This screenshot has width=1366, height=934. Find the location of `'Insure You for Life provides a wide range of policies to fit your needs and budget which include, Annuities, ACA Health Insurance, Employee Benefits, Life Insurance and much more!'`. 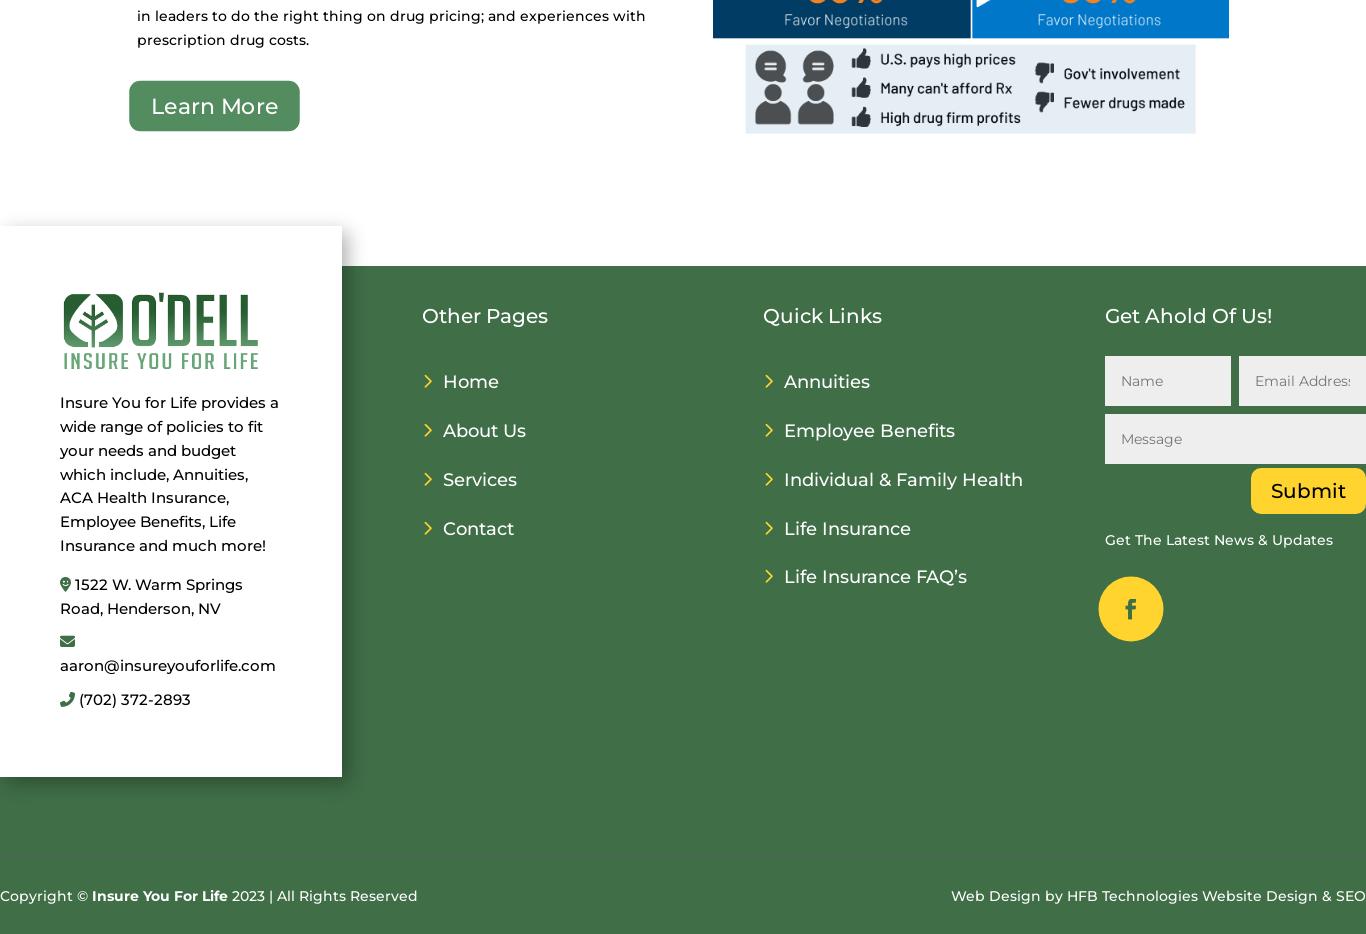

'Insure You for Life provides a wide range of policies to fit your needs and budget which include, Annuities, ACA Health Insurance, Employee Benefits, Life Insurance and much more!' is located at coordinates (59, 472).